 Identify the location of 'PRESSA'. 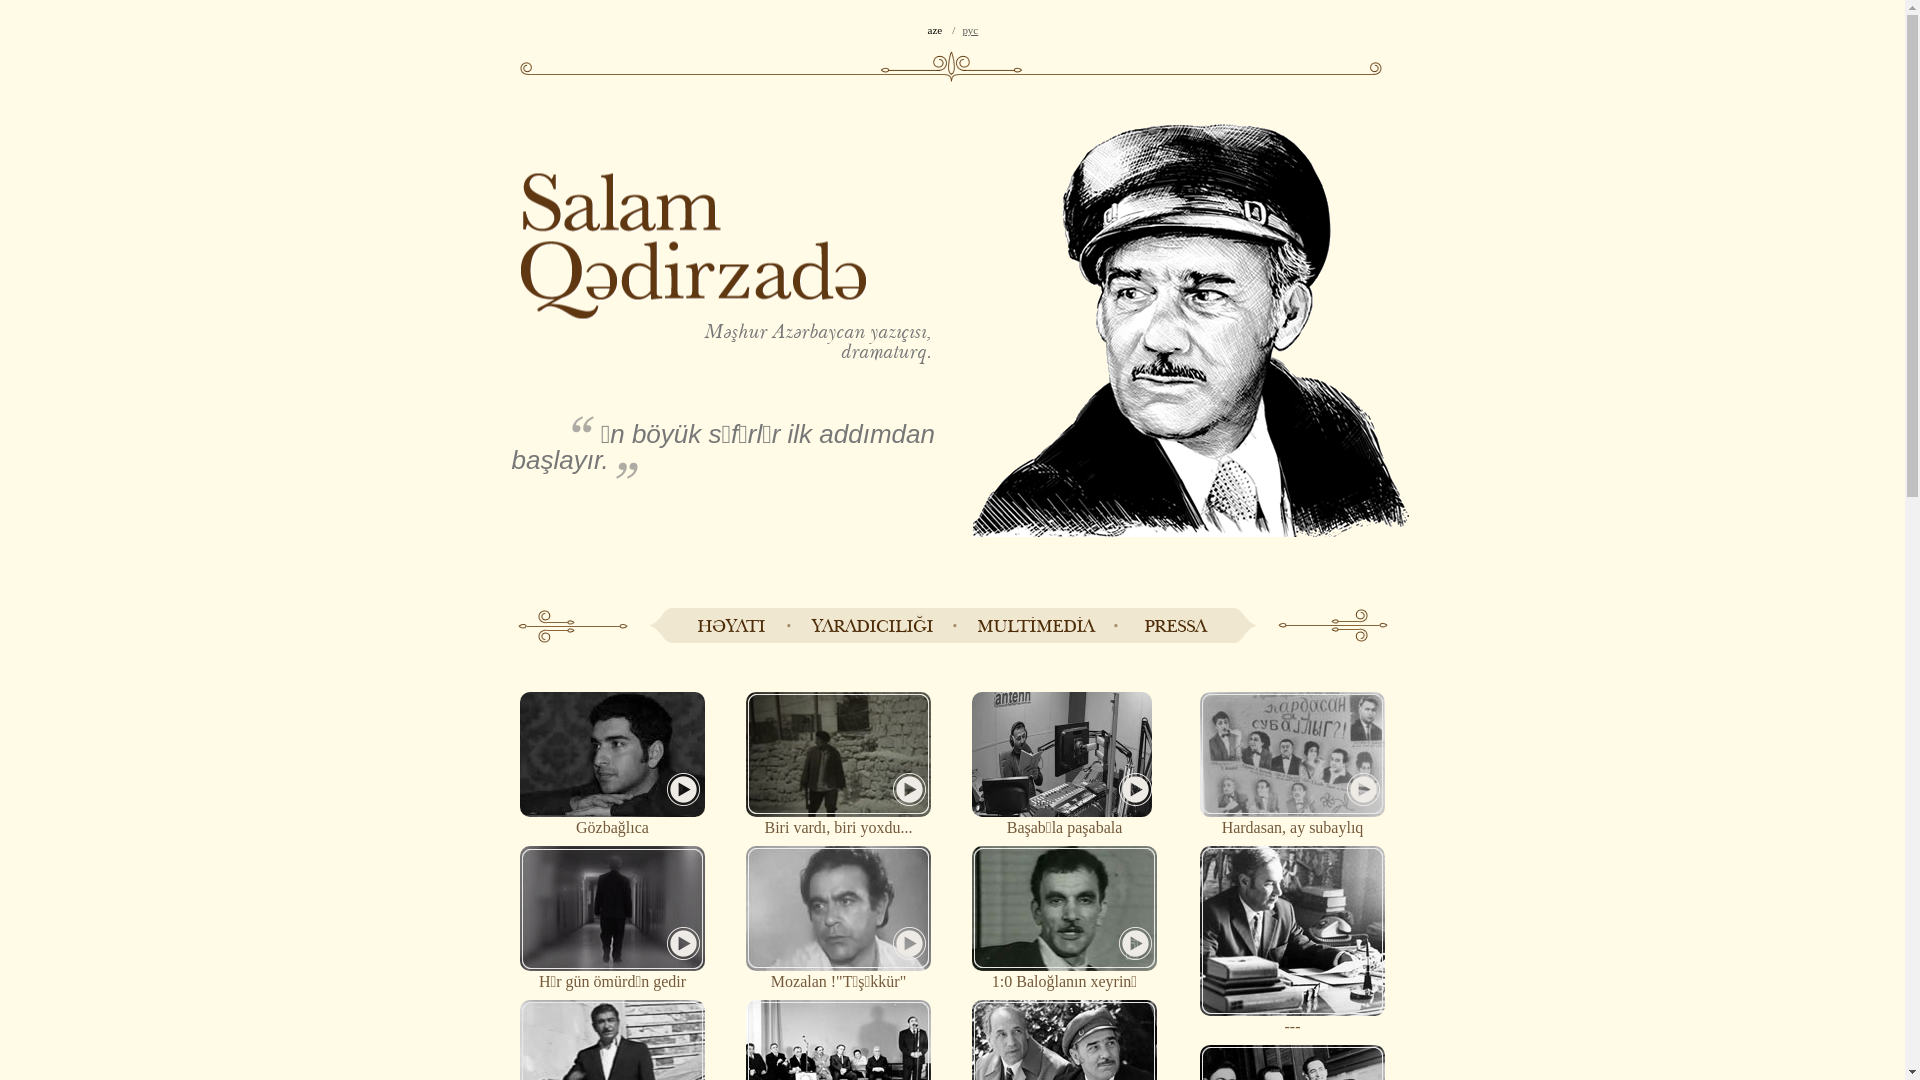
(1174, 624).